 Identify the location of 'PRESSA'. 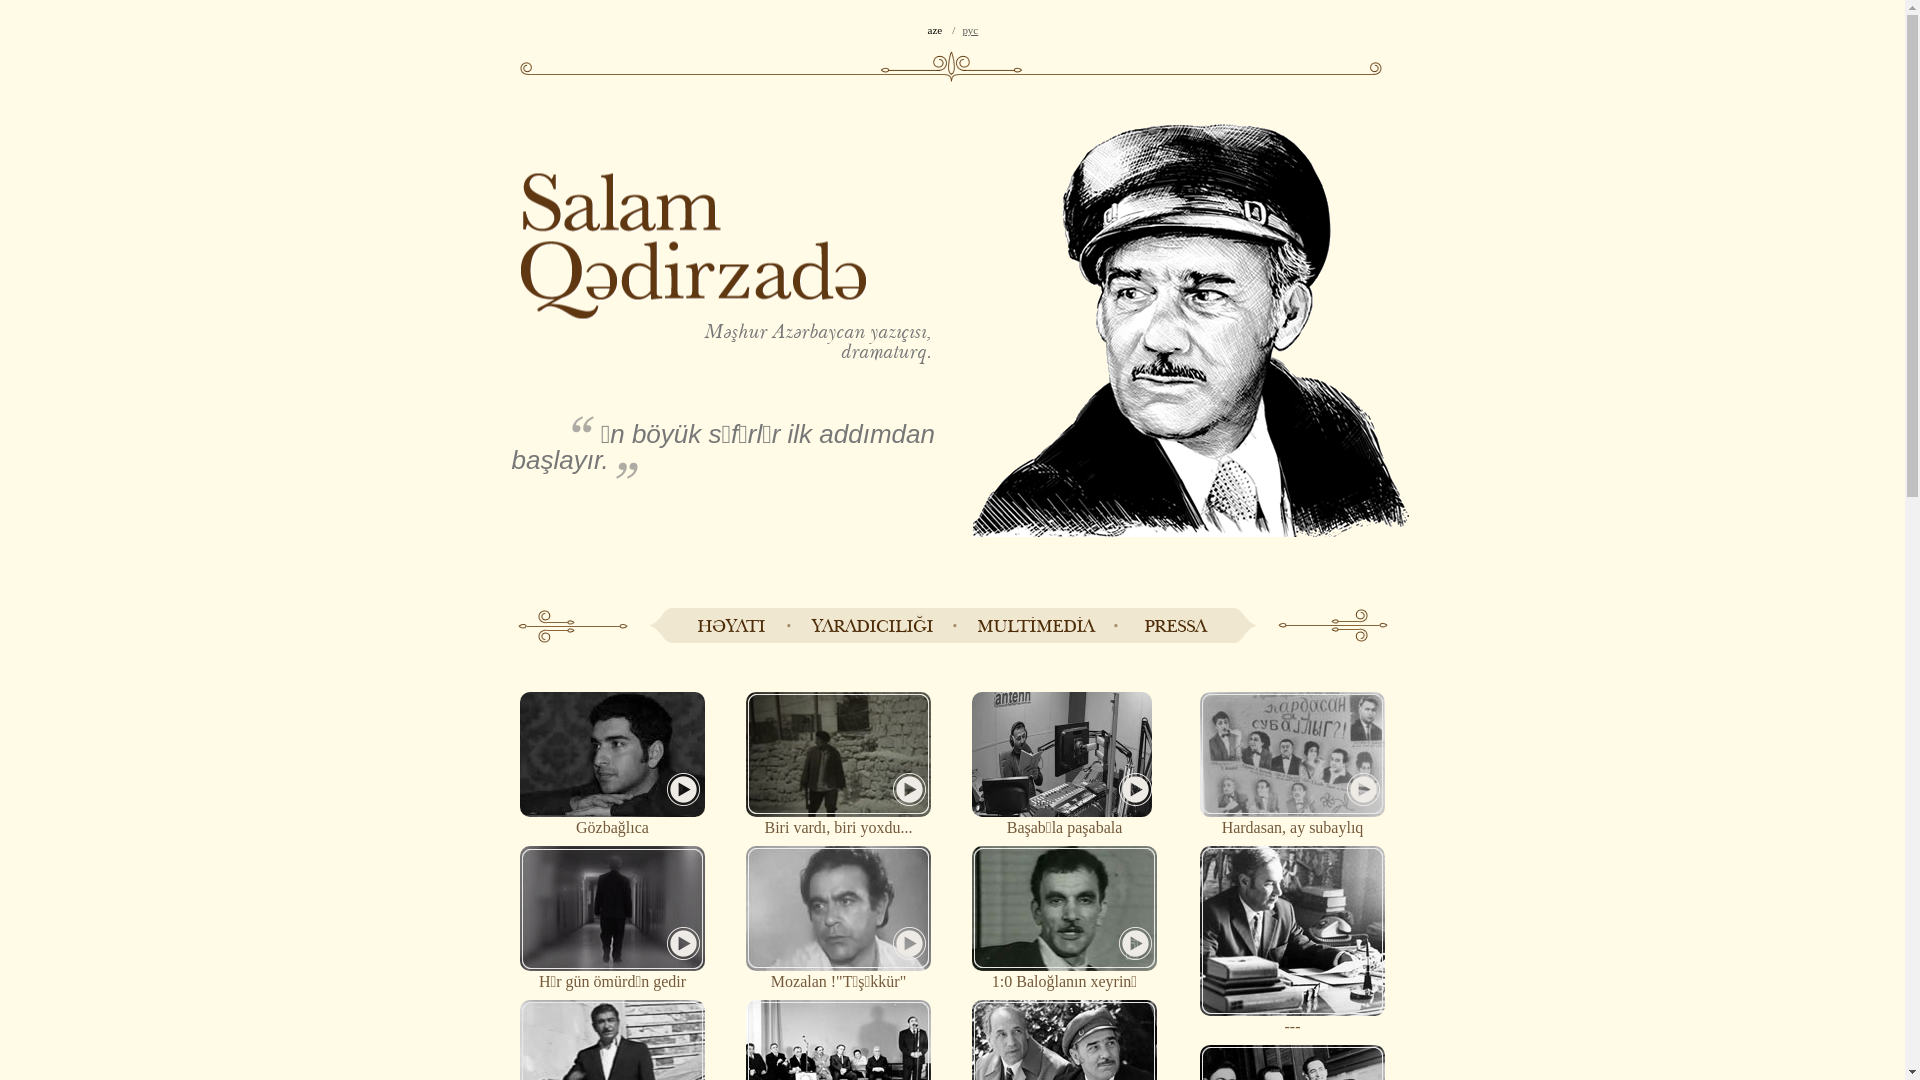
(1174, 624).